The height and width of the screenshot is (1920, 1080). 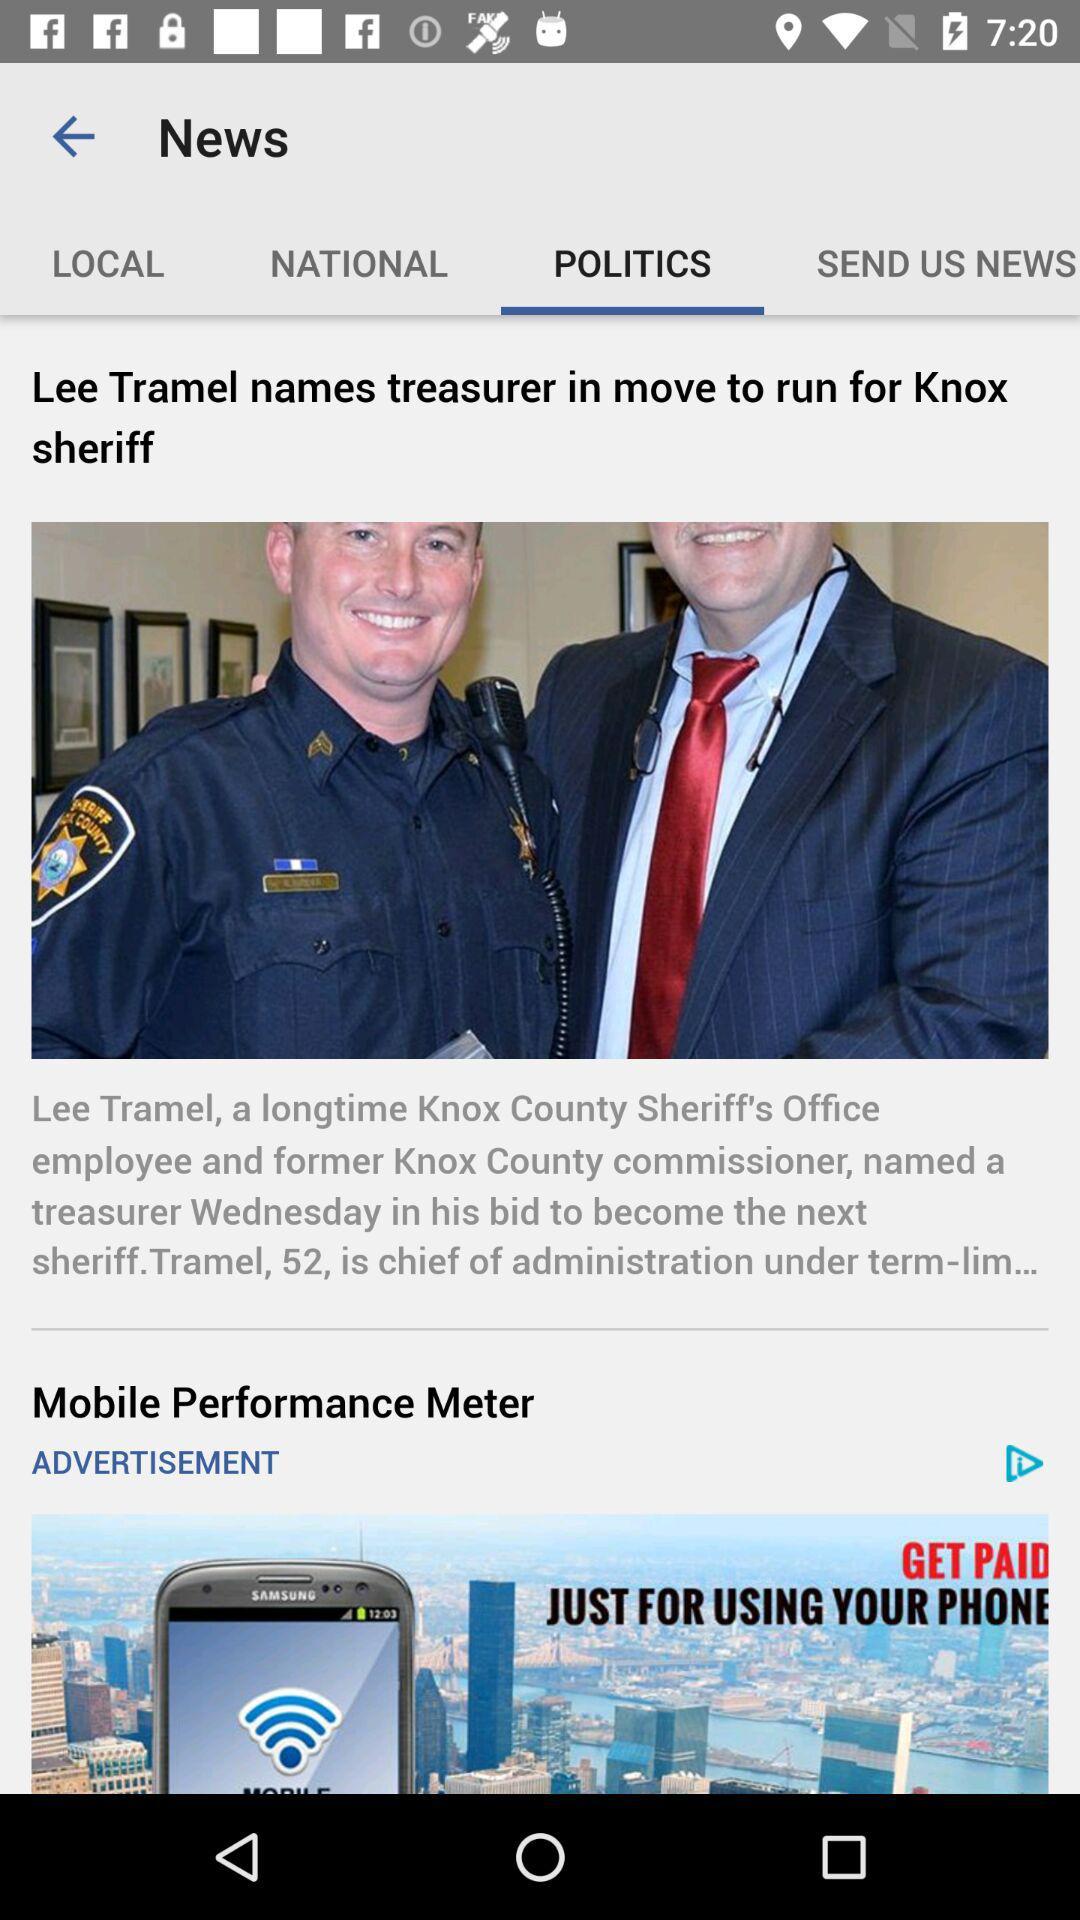 What do you see at coordinates (72, 135) in the screenshot?
I see `the app to the left of news icon` at bounding box center [72, 135].